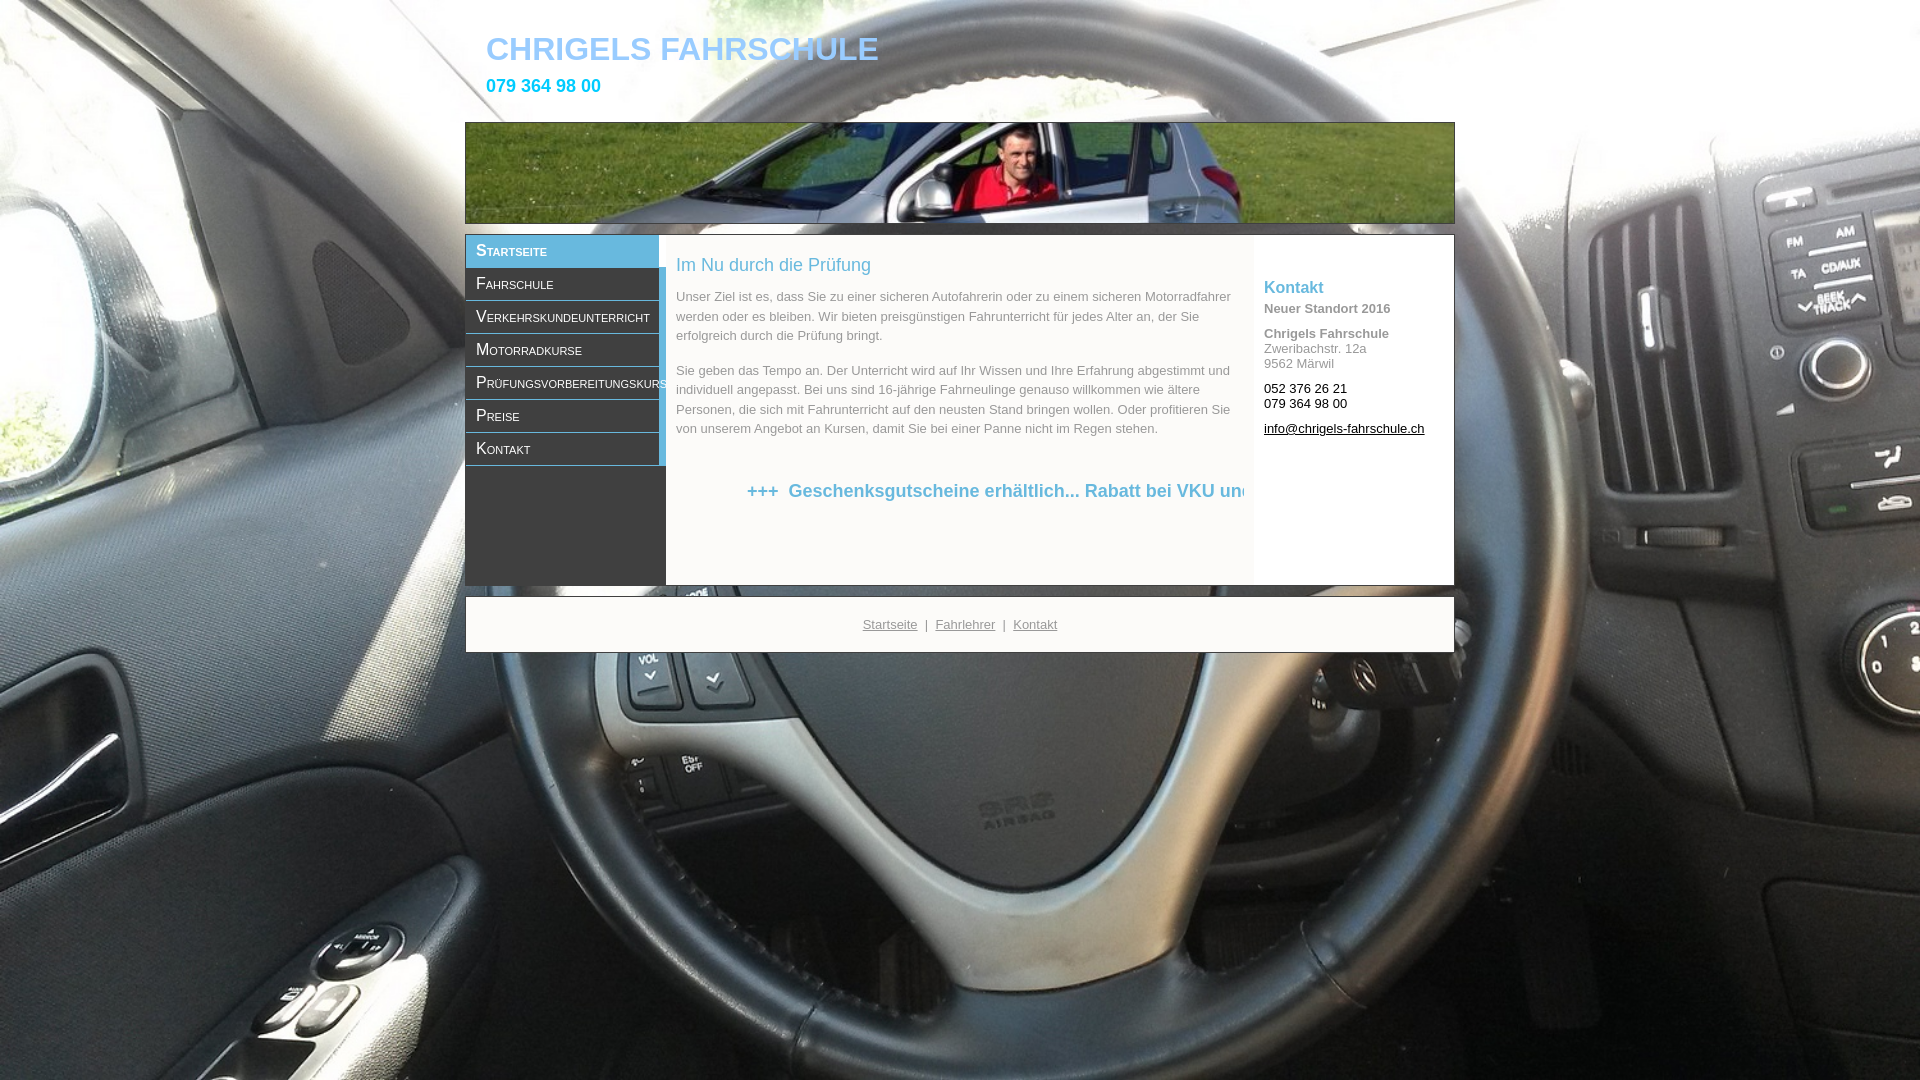 The width and height of the screenshot is (1920, 1080). What do you see at coordinates (565, 447) in the screenshot?
I see `'Kontakt'` at bounding box center [565, 447].